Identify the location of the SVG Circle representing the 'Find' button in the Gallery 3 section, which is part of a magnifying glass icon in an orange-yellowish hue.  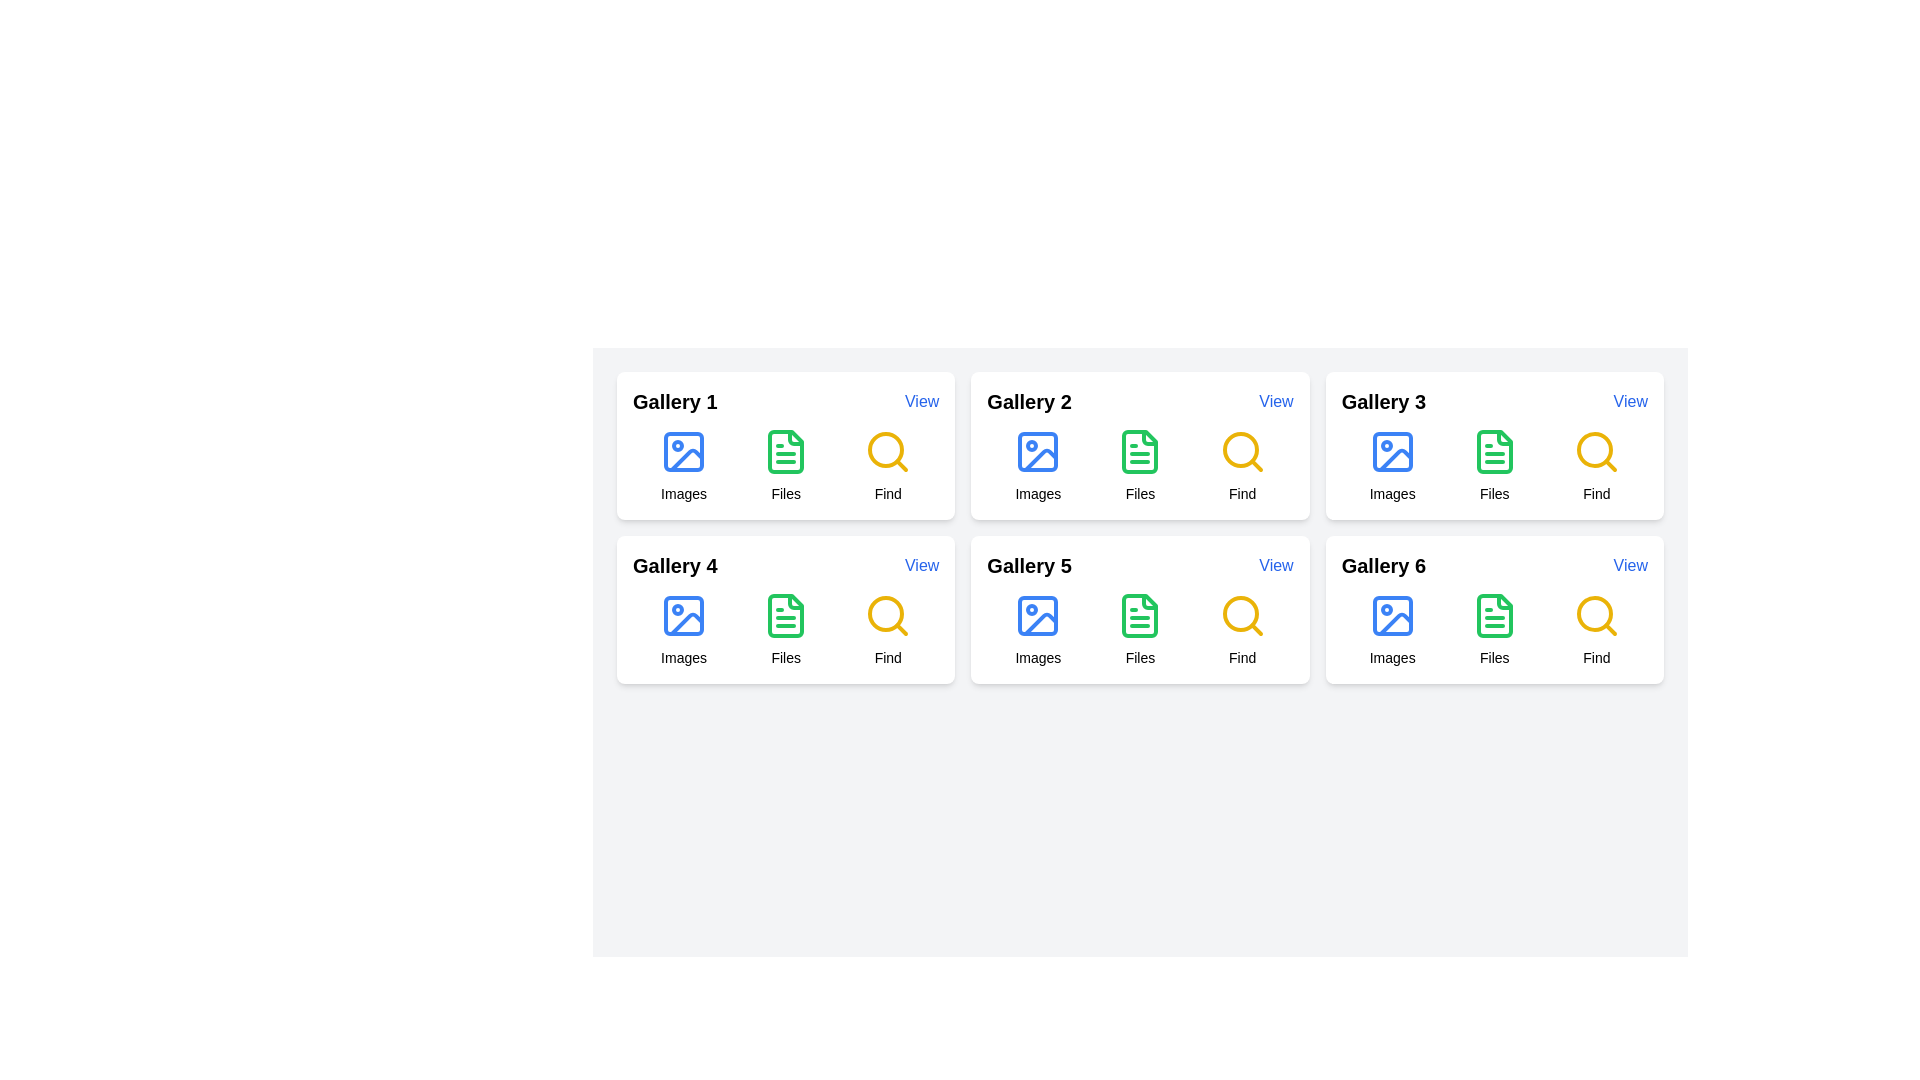
(1593, 450).